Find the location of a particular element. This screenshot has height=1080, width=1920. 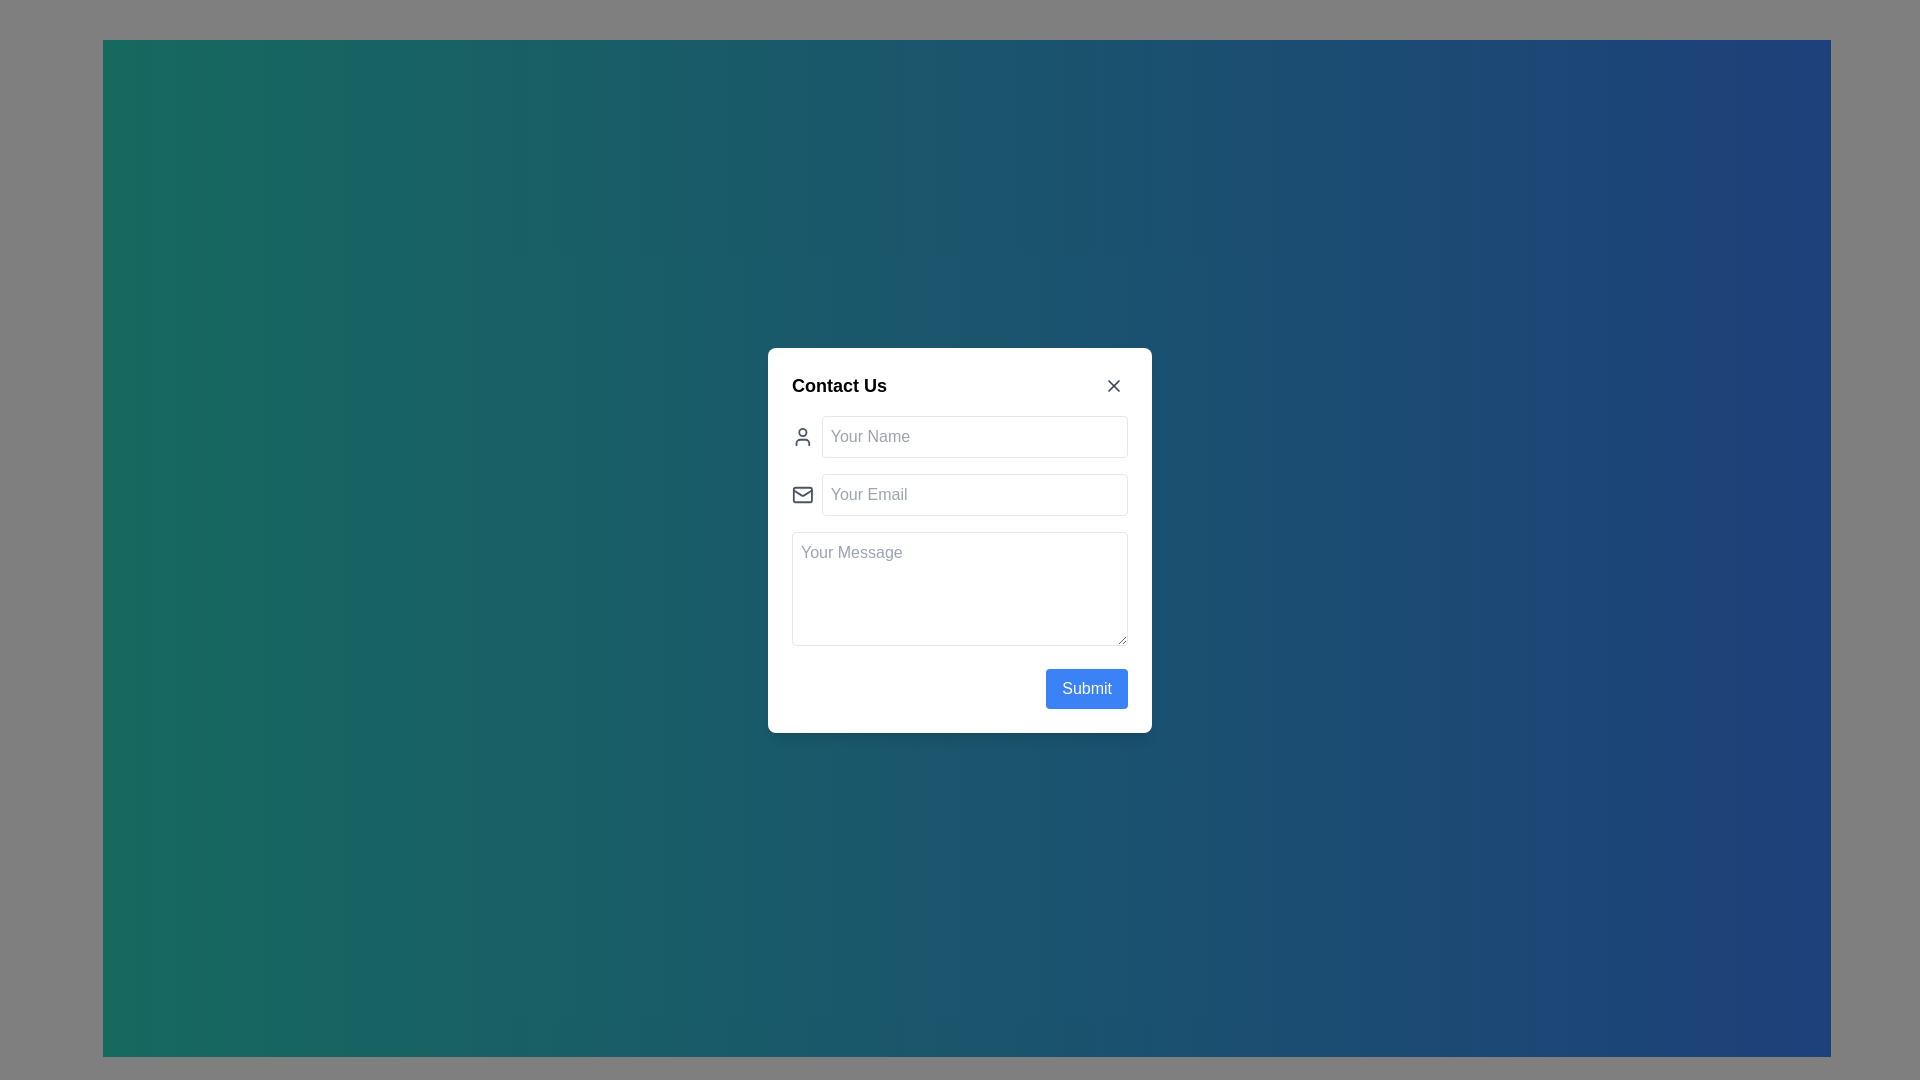

the decorative graphical element resembling an envelope in the 'Contact Us' form, located in the second row adjacent to the 'Your Email' input field is located at coordinates (802, 492).